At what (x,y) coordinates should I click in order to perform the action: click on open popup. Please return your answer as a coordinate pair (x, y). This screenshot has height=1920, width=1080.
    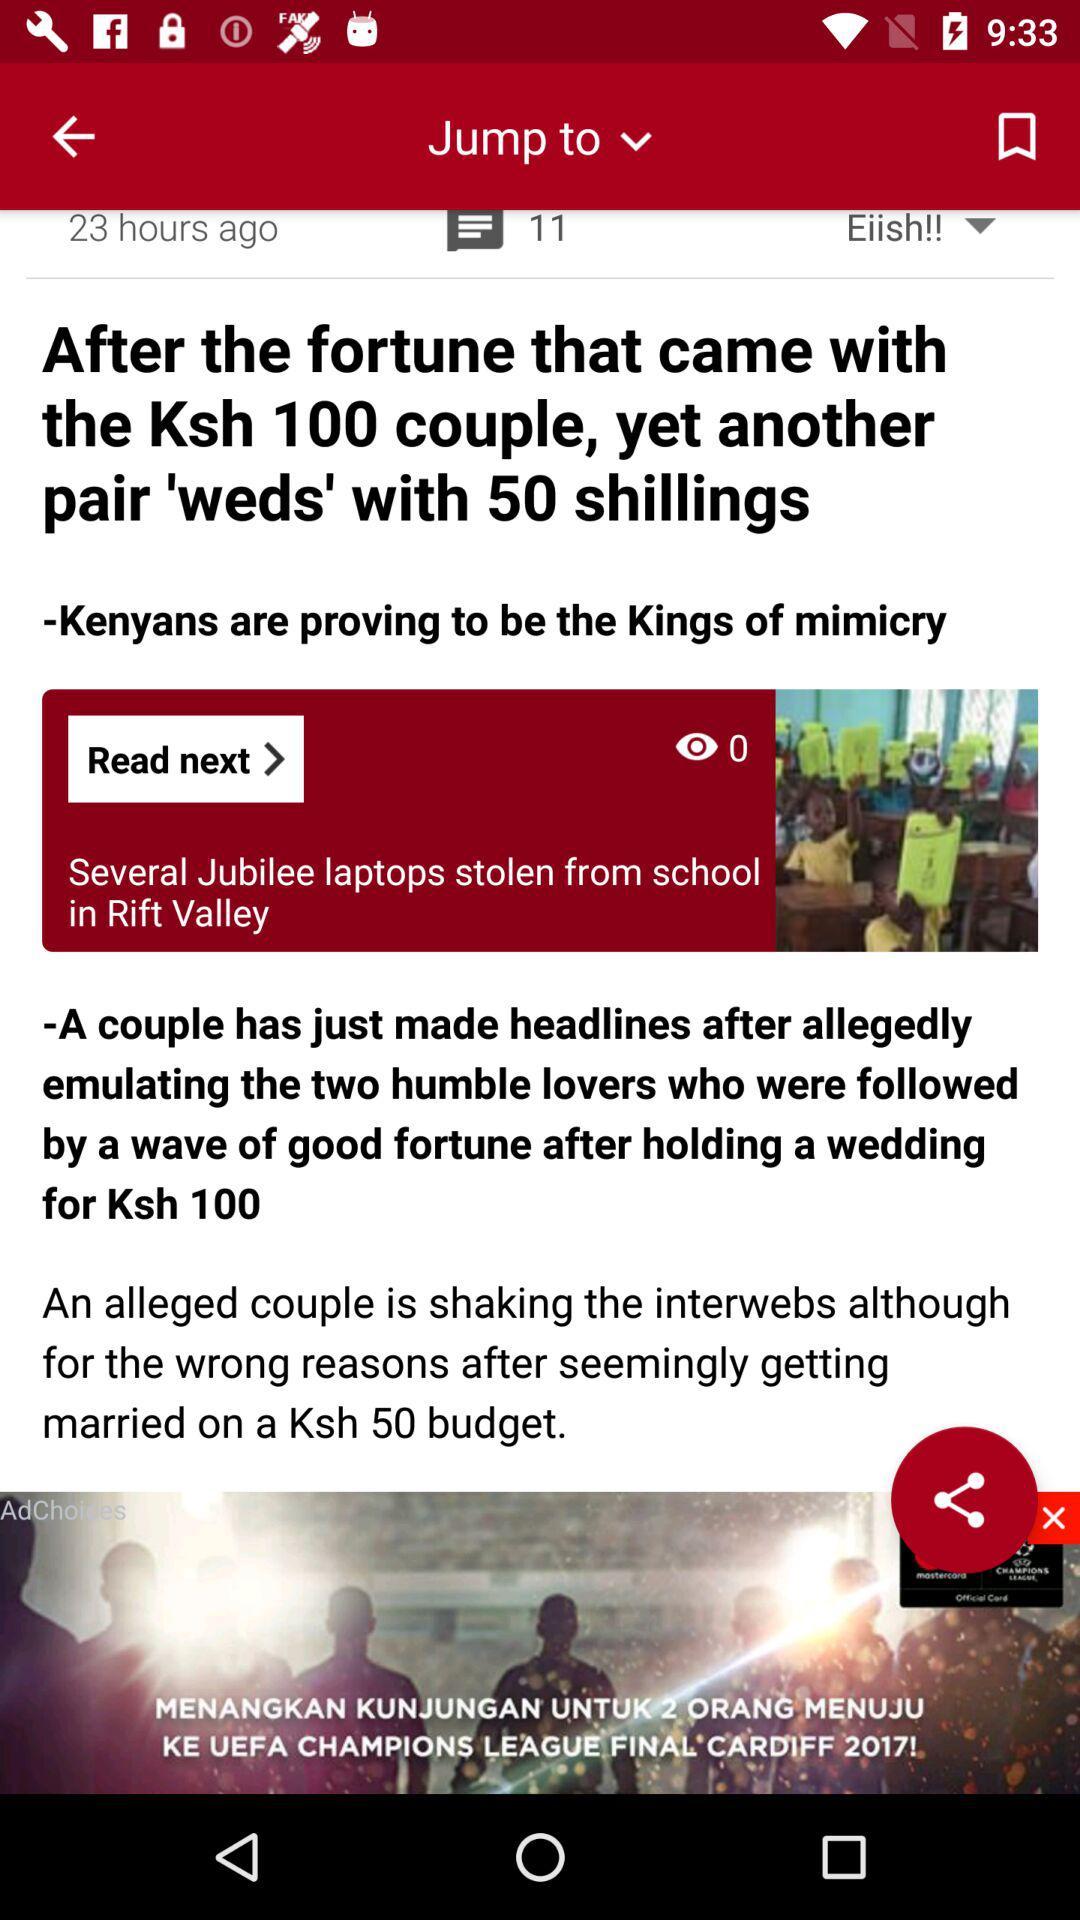
    Looking at the image, I should click on (540, 1642).